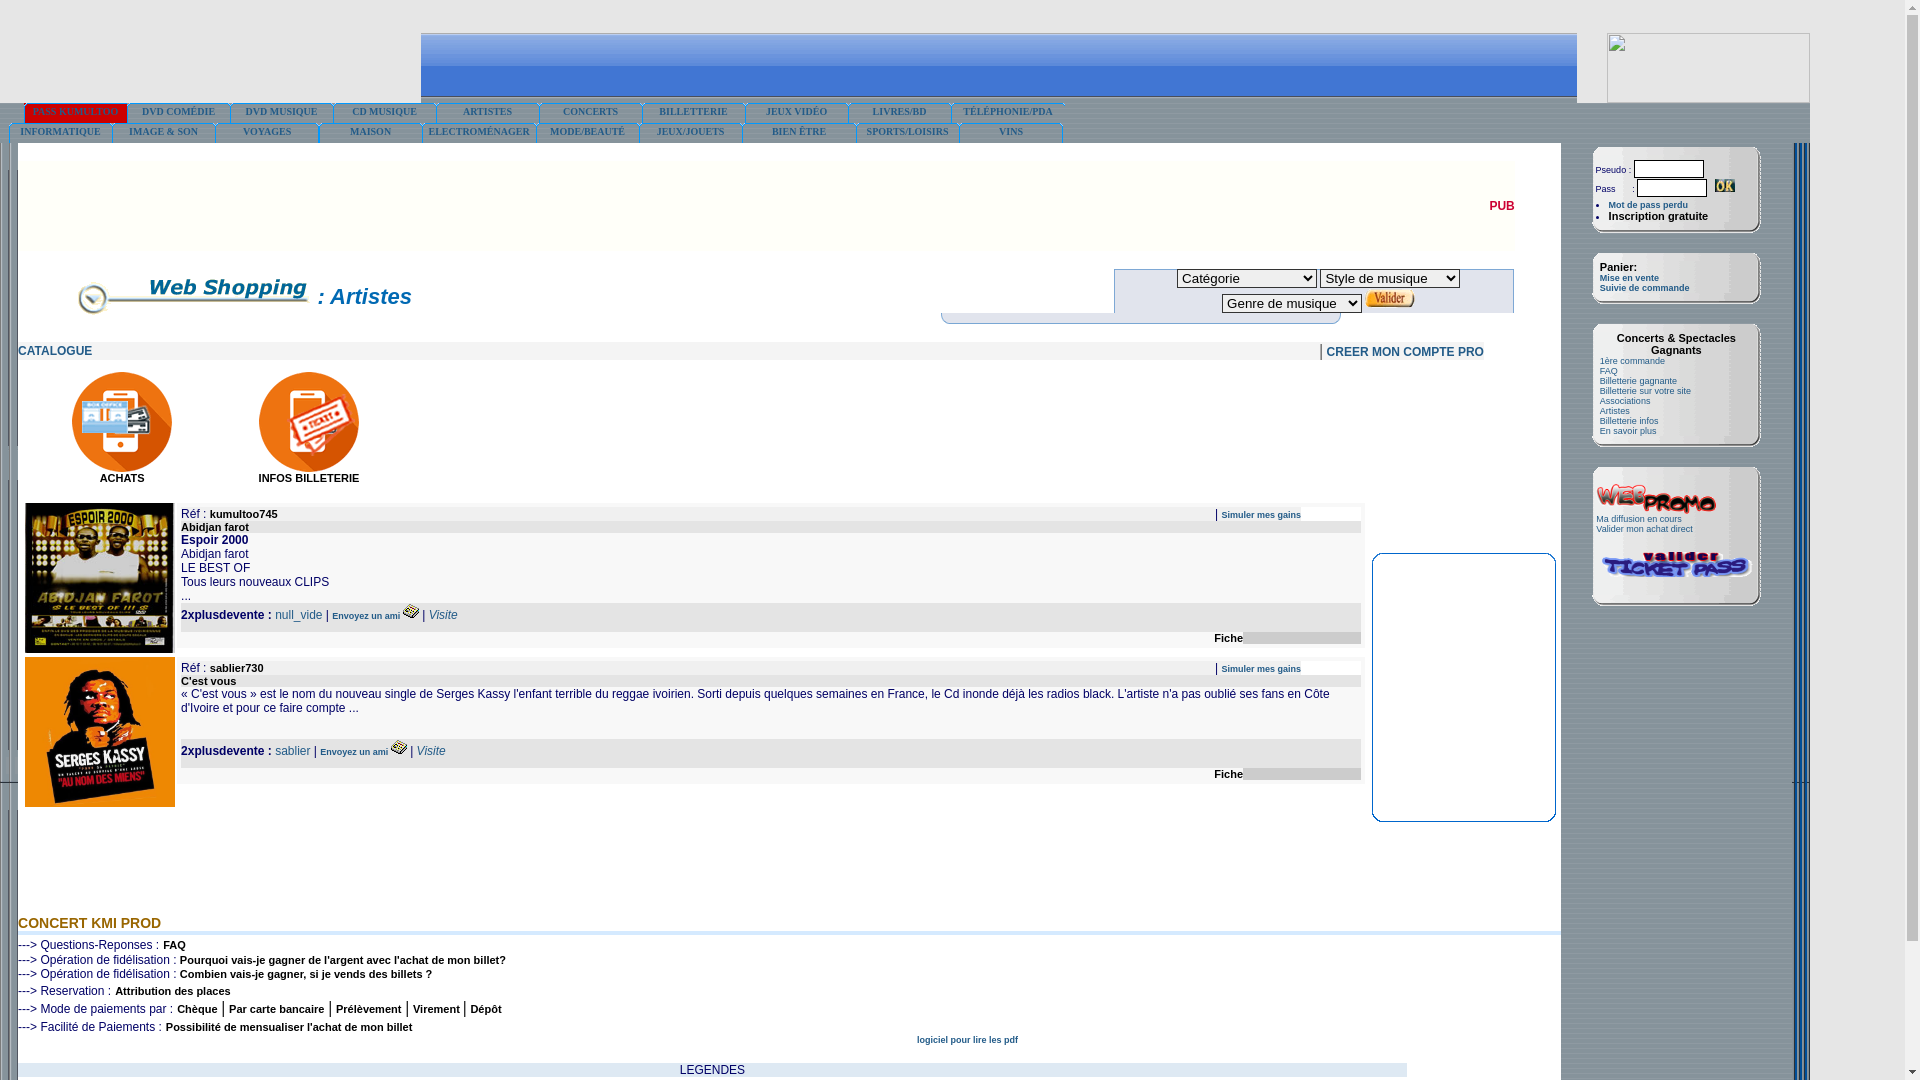 This screenshot has width=1920, height=1080. Describe the element at coordinates (1638, 518) in the screenshot. I see `'Ma diffusion en cours'` at that location.